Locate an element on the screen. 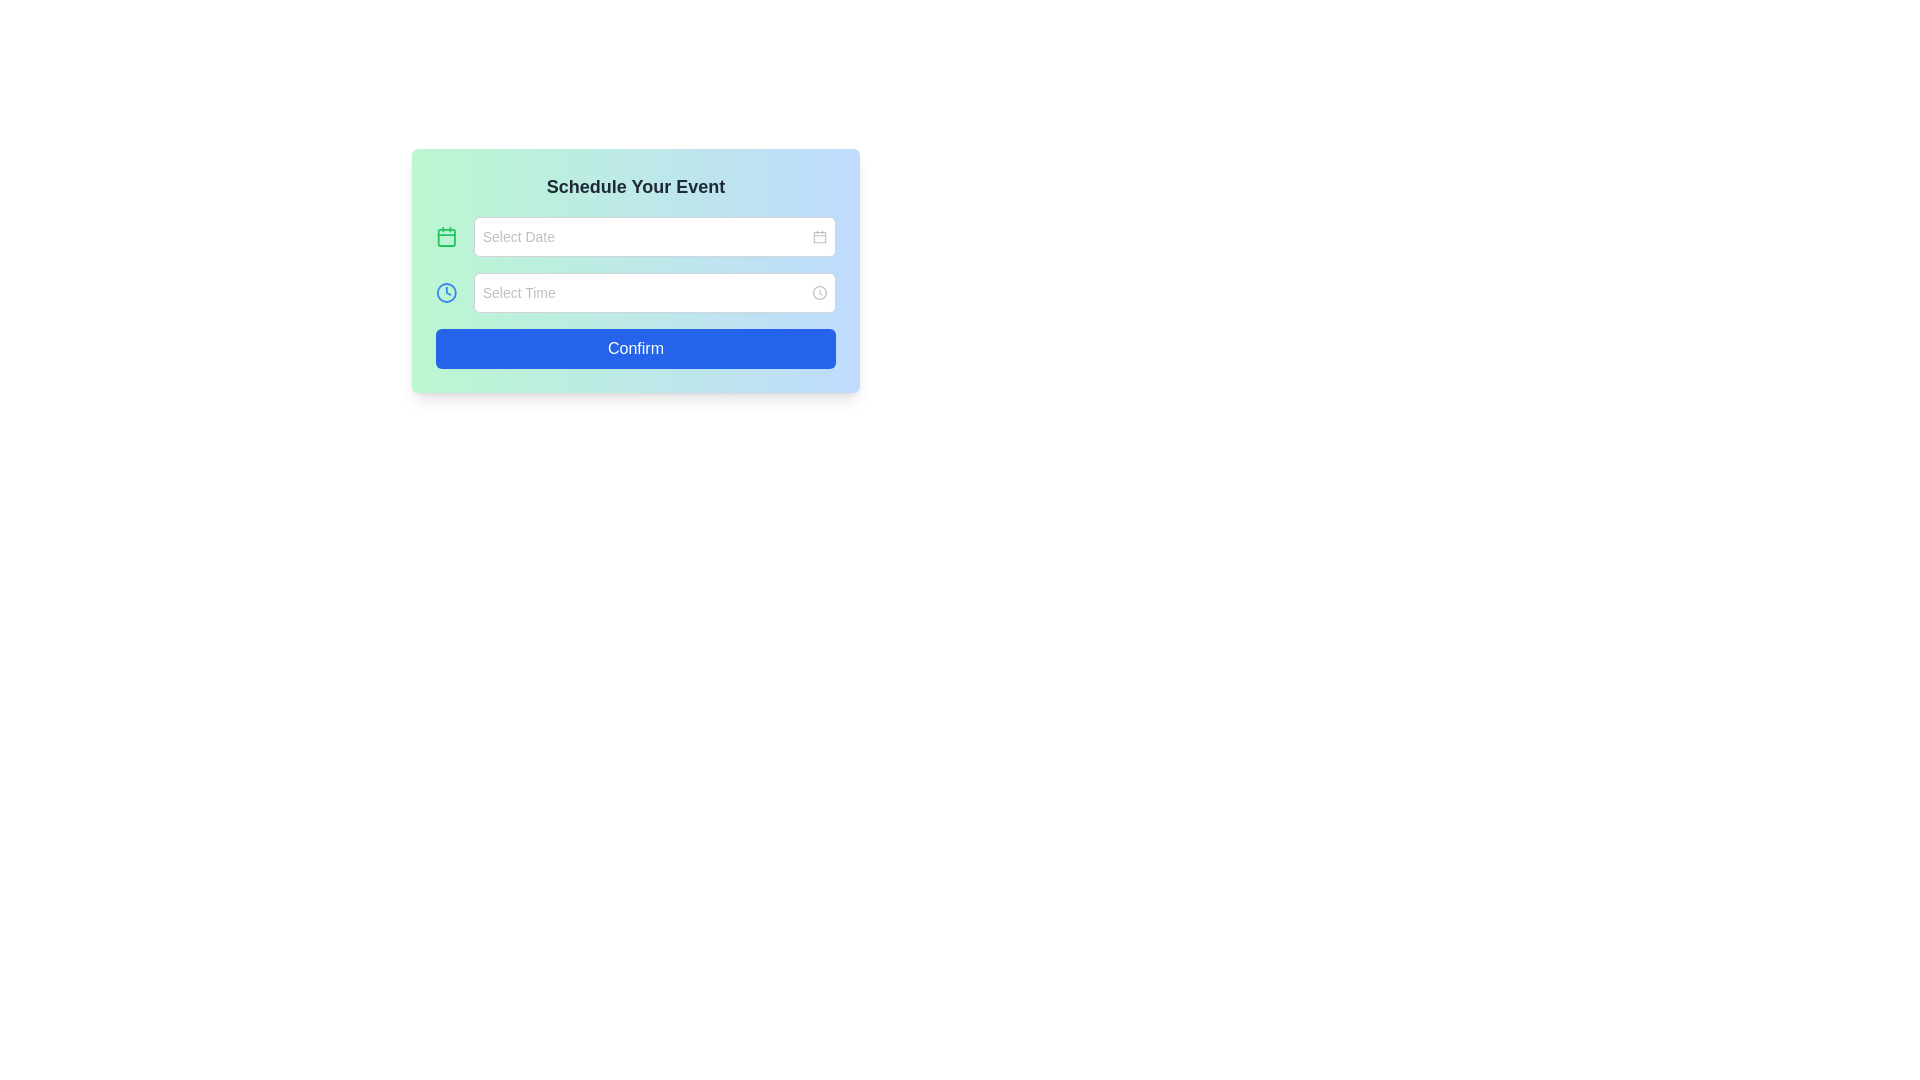 Image resolution: width=1920 pixels, height=1080 pixels. the decorative or functional icon adjacent to the 'Select Time' input field, located at the rightmost side of the field is located at coordinates (820, 293).